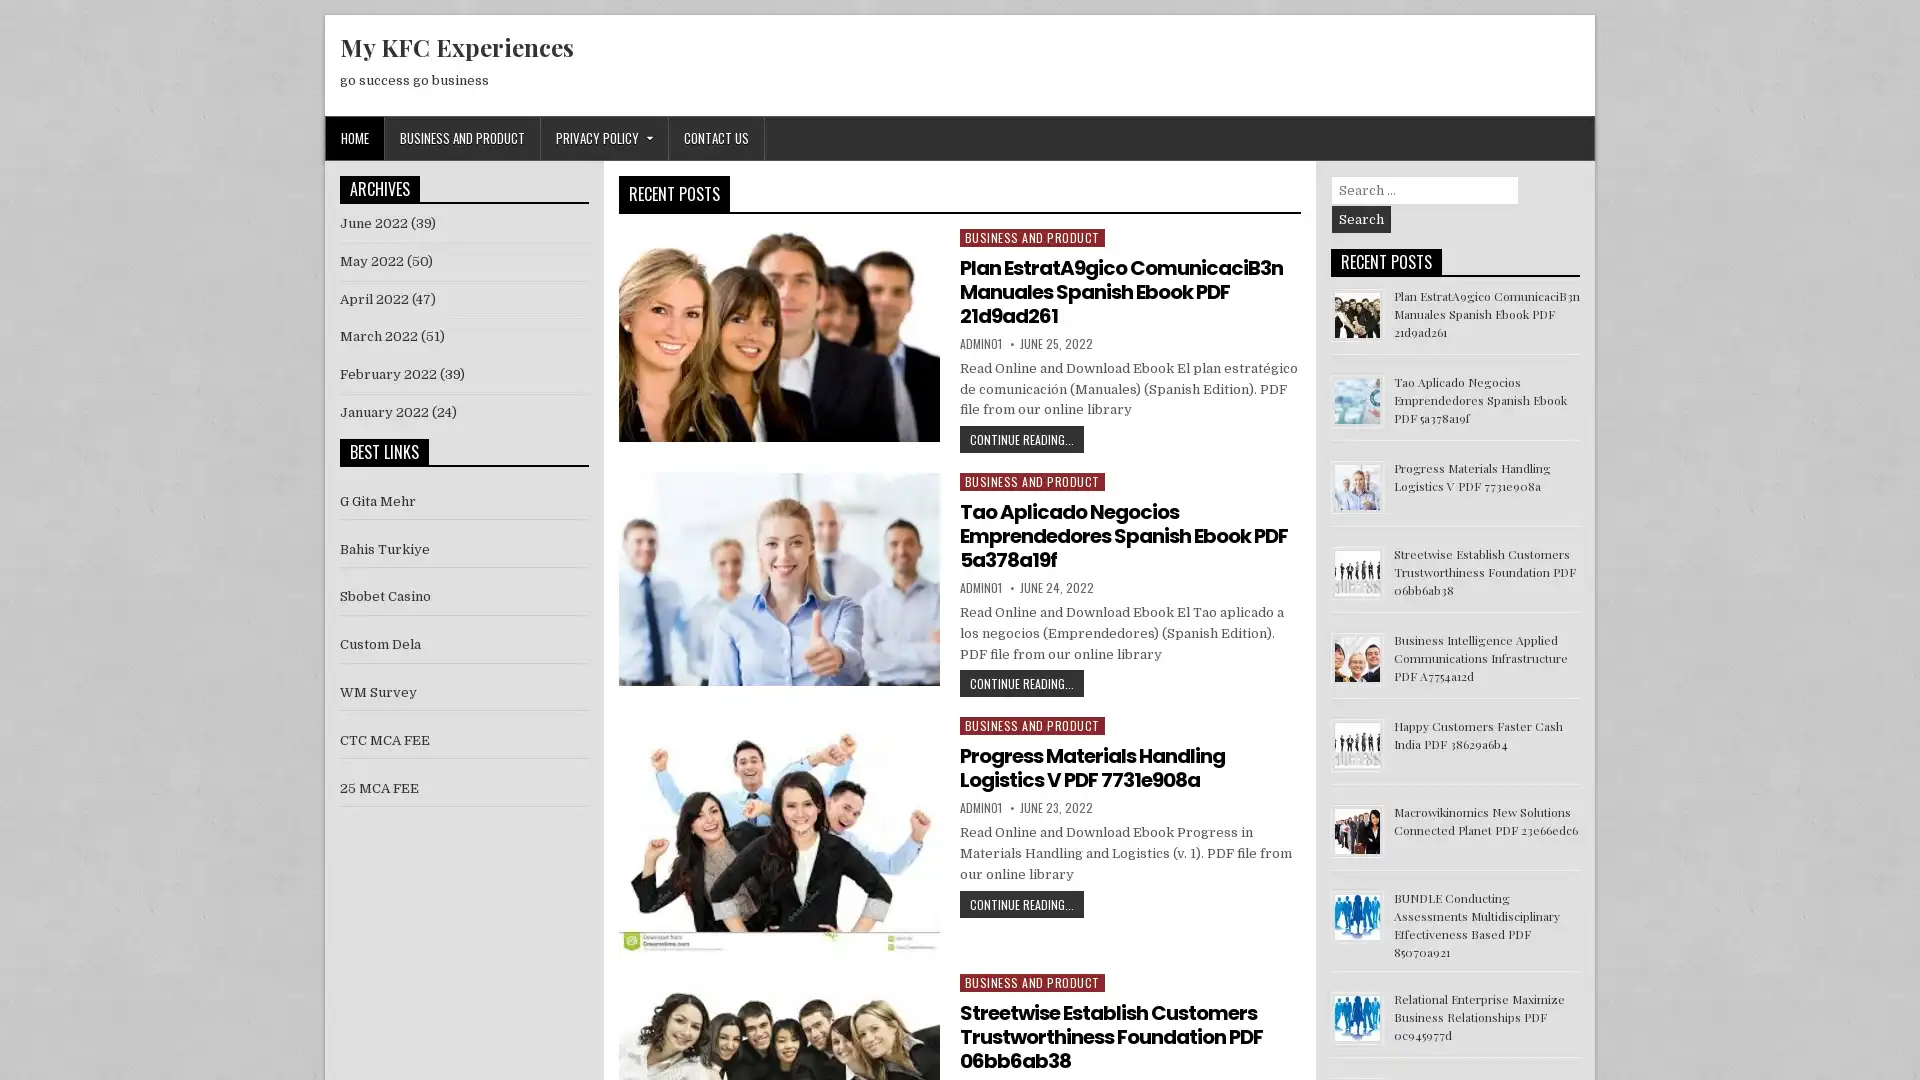 This screenshot has width=1920, height=1080. Describe the element at coordinates (1360, 219) in the screenshot. I see `Search` at that location.